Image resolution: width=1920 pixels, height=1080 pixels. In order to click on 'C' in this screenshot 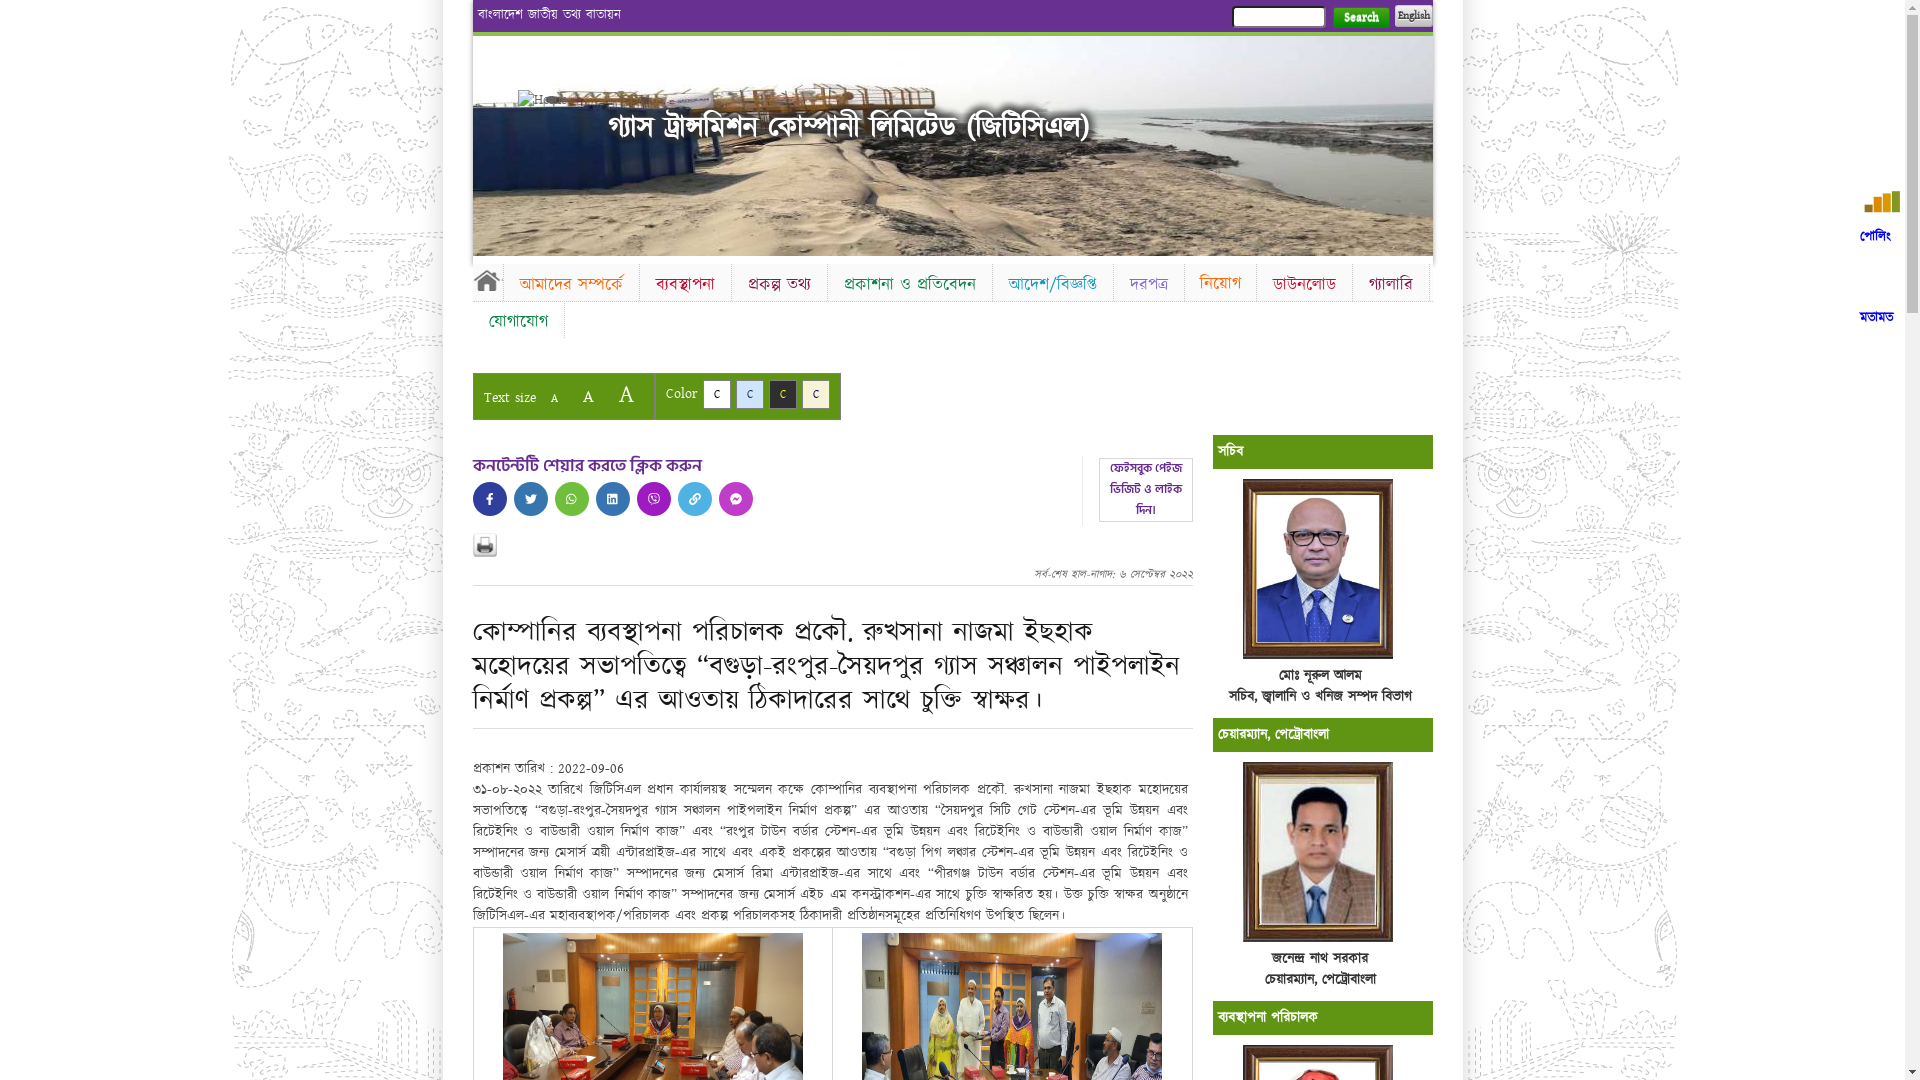, I will do `click(715, 394)`.